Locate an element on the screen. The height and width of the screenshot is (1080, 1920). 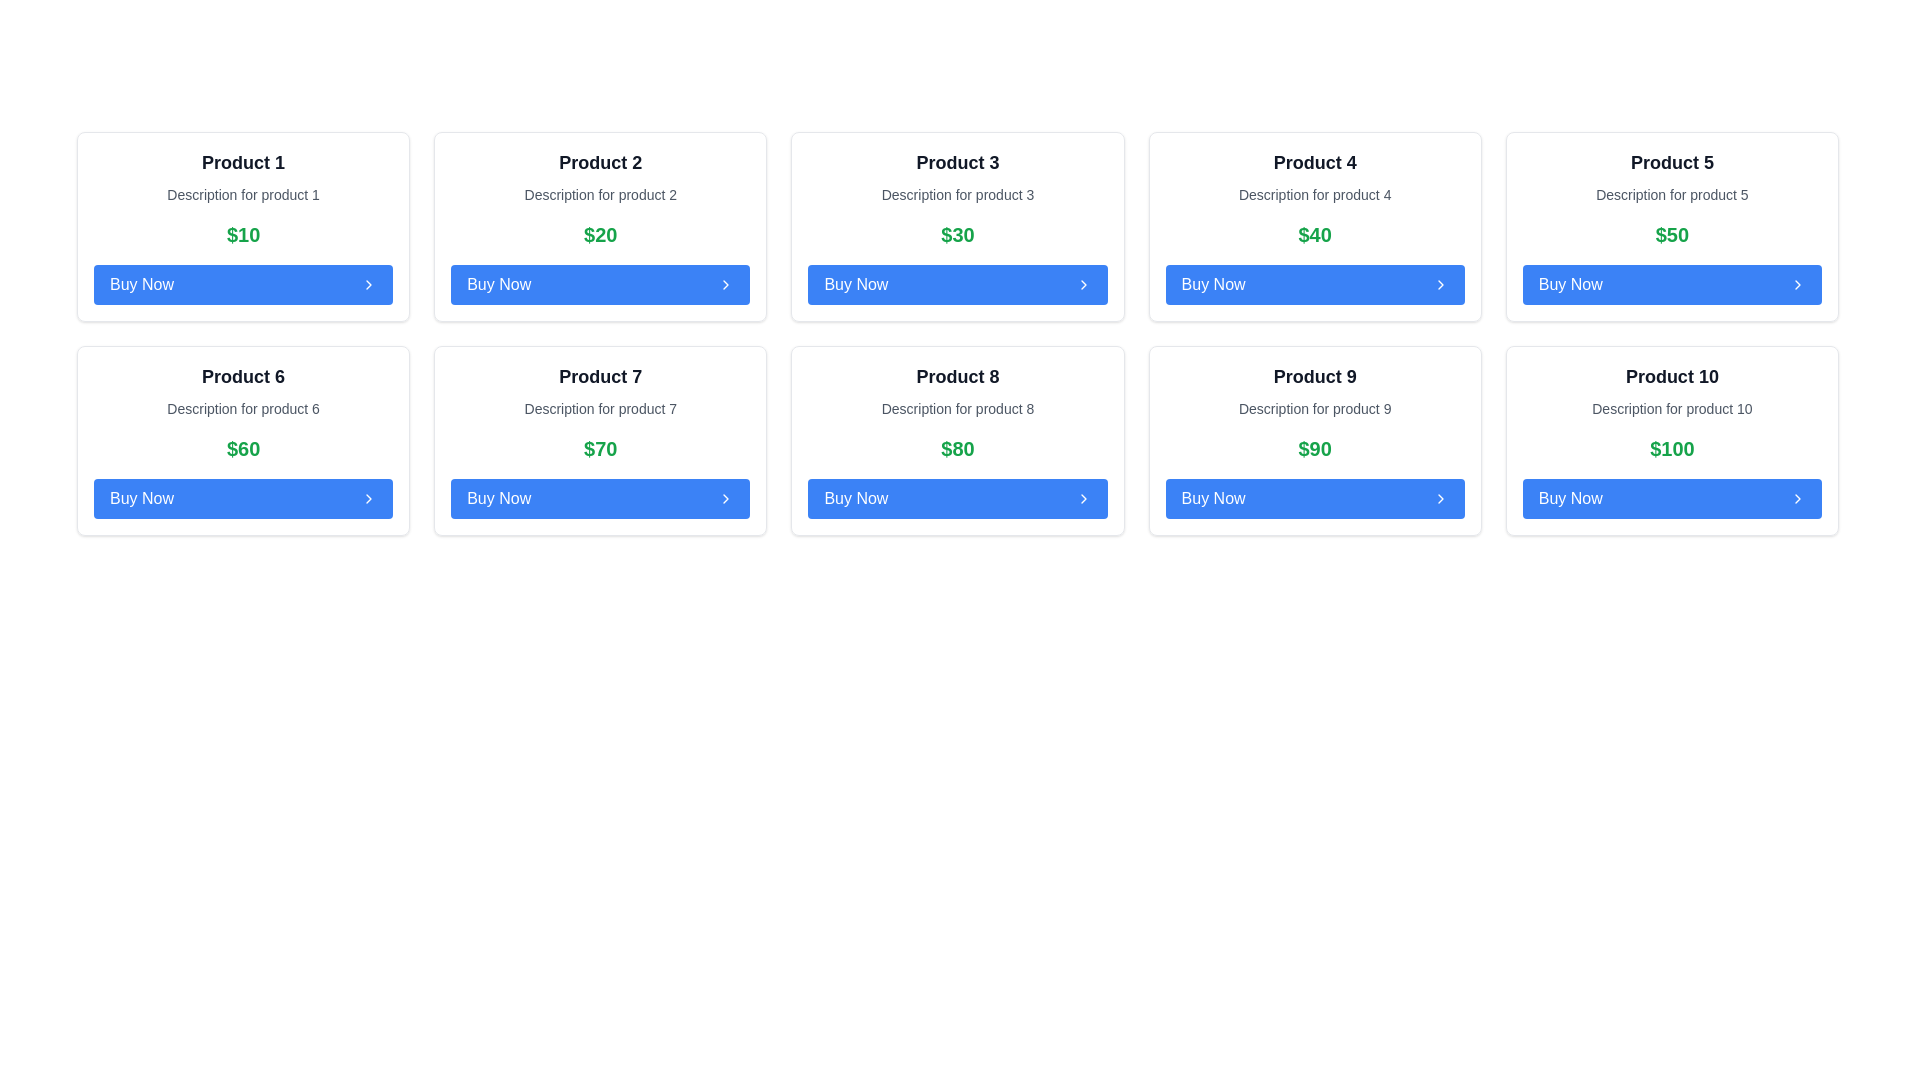
the chevron icon located at the far-right end of the 'Buy Now' button for Product 5 is located at coordinates (1798, 285).